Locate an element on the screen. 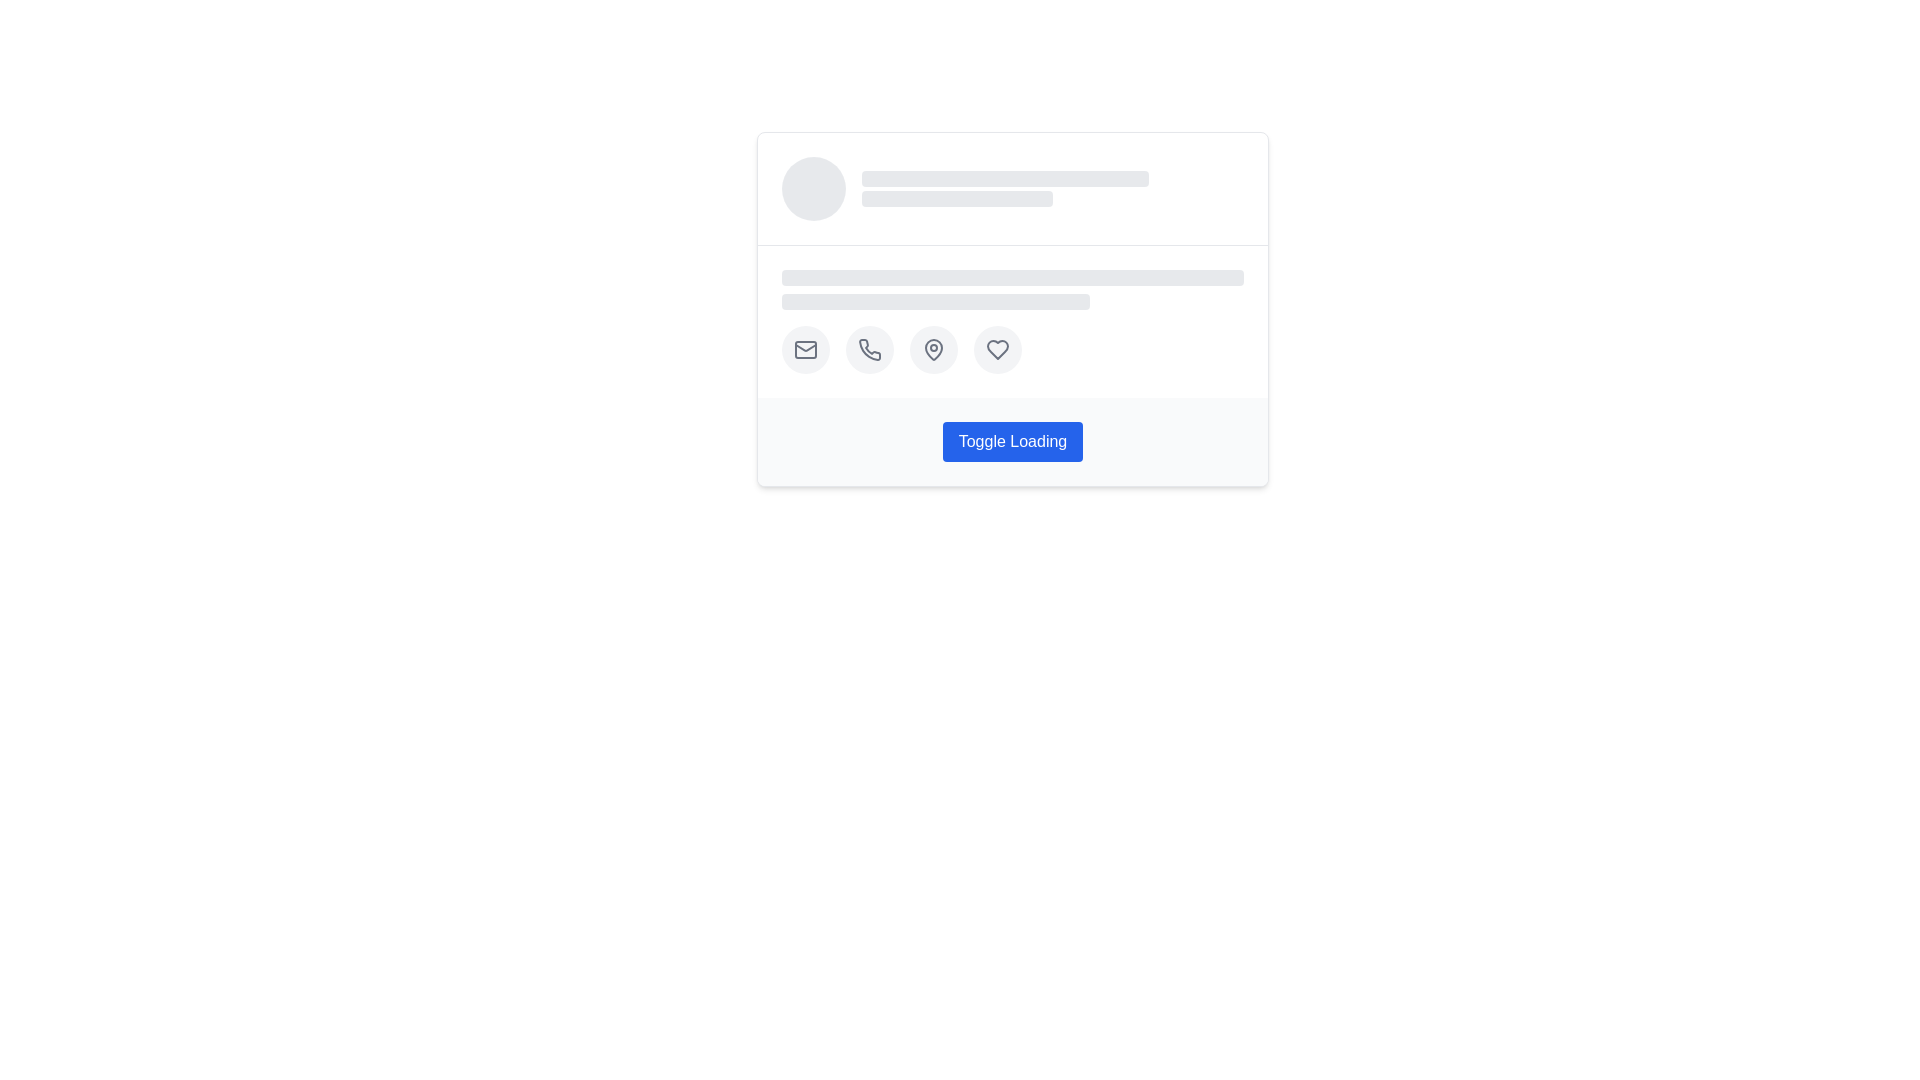  the first icon in the row of interactive symbols below the textual information is located at coordinates (806, 349).